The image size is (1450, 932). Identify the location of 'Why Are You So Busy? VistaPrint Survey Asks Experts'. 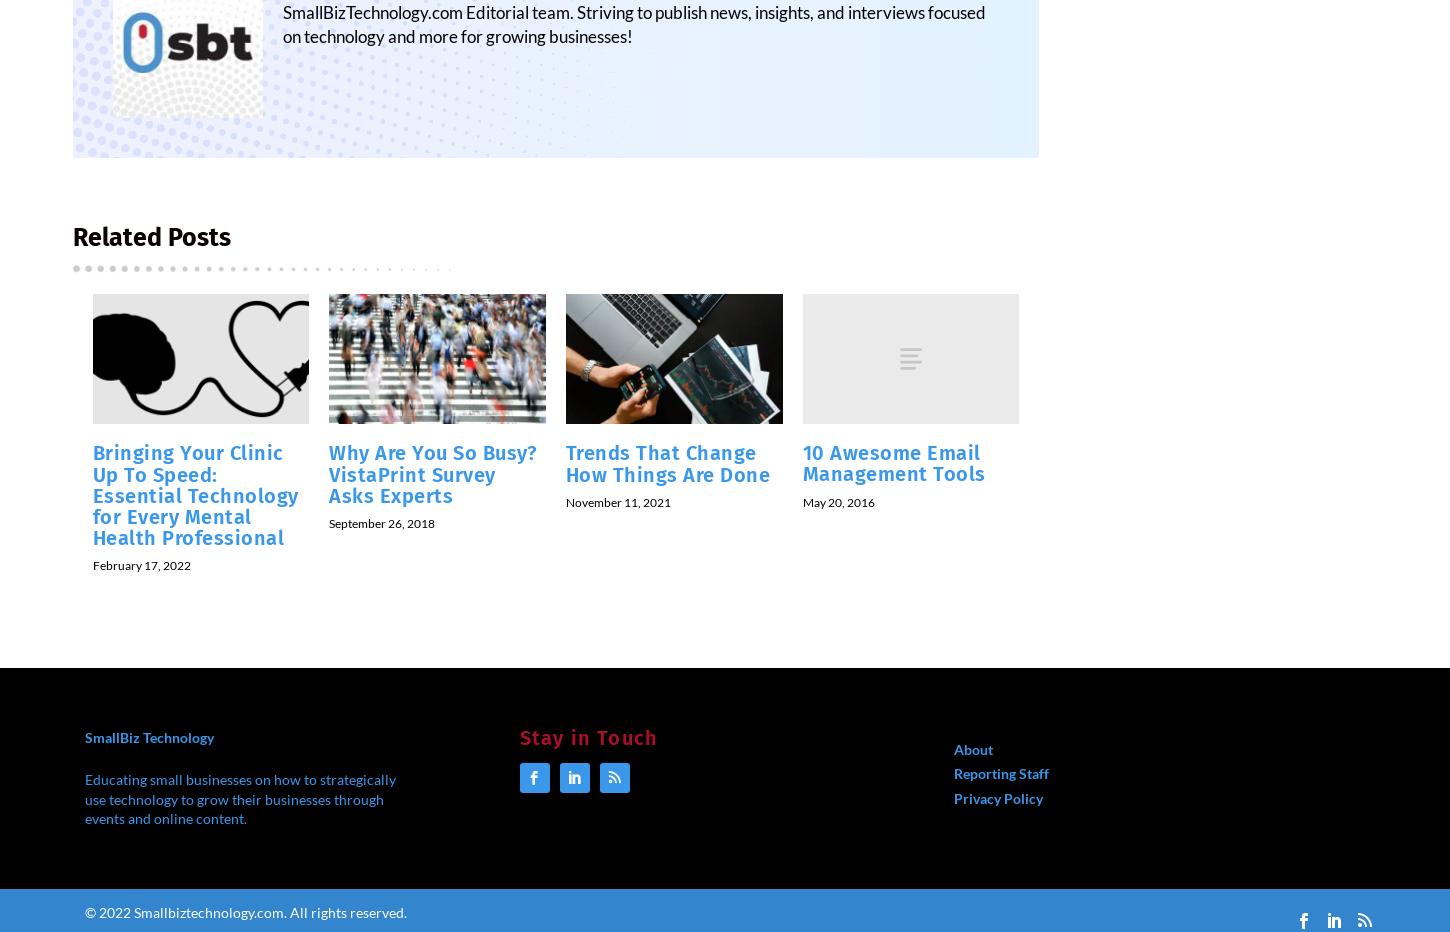
(431, 485).